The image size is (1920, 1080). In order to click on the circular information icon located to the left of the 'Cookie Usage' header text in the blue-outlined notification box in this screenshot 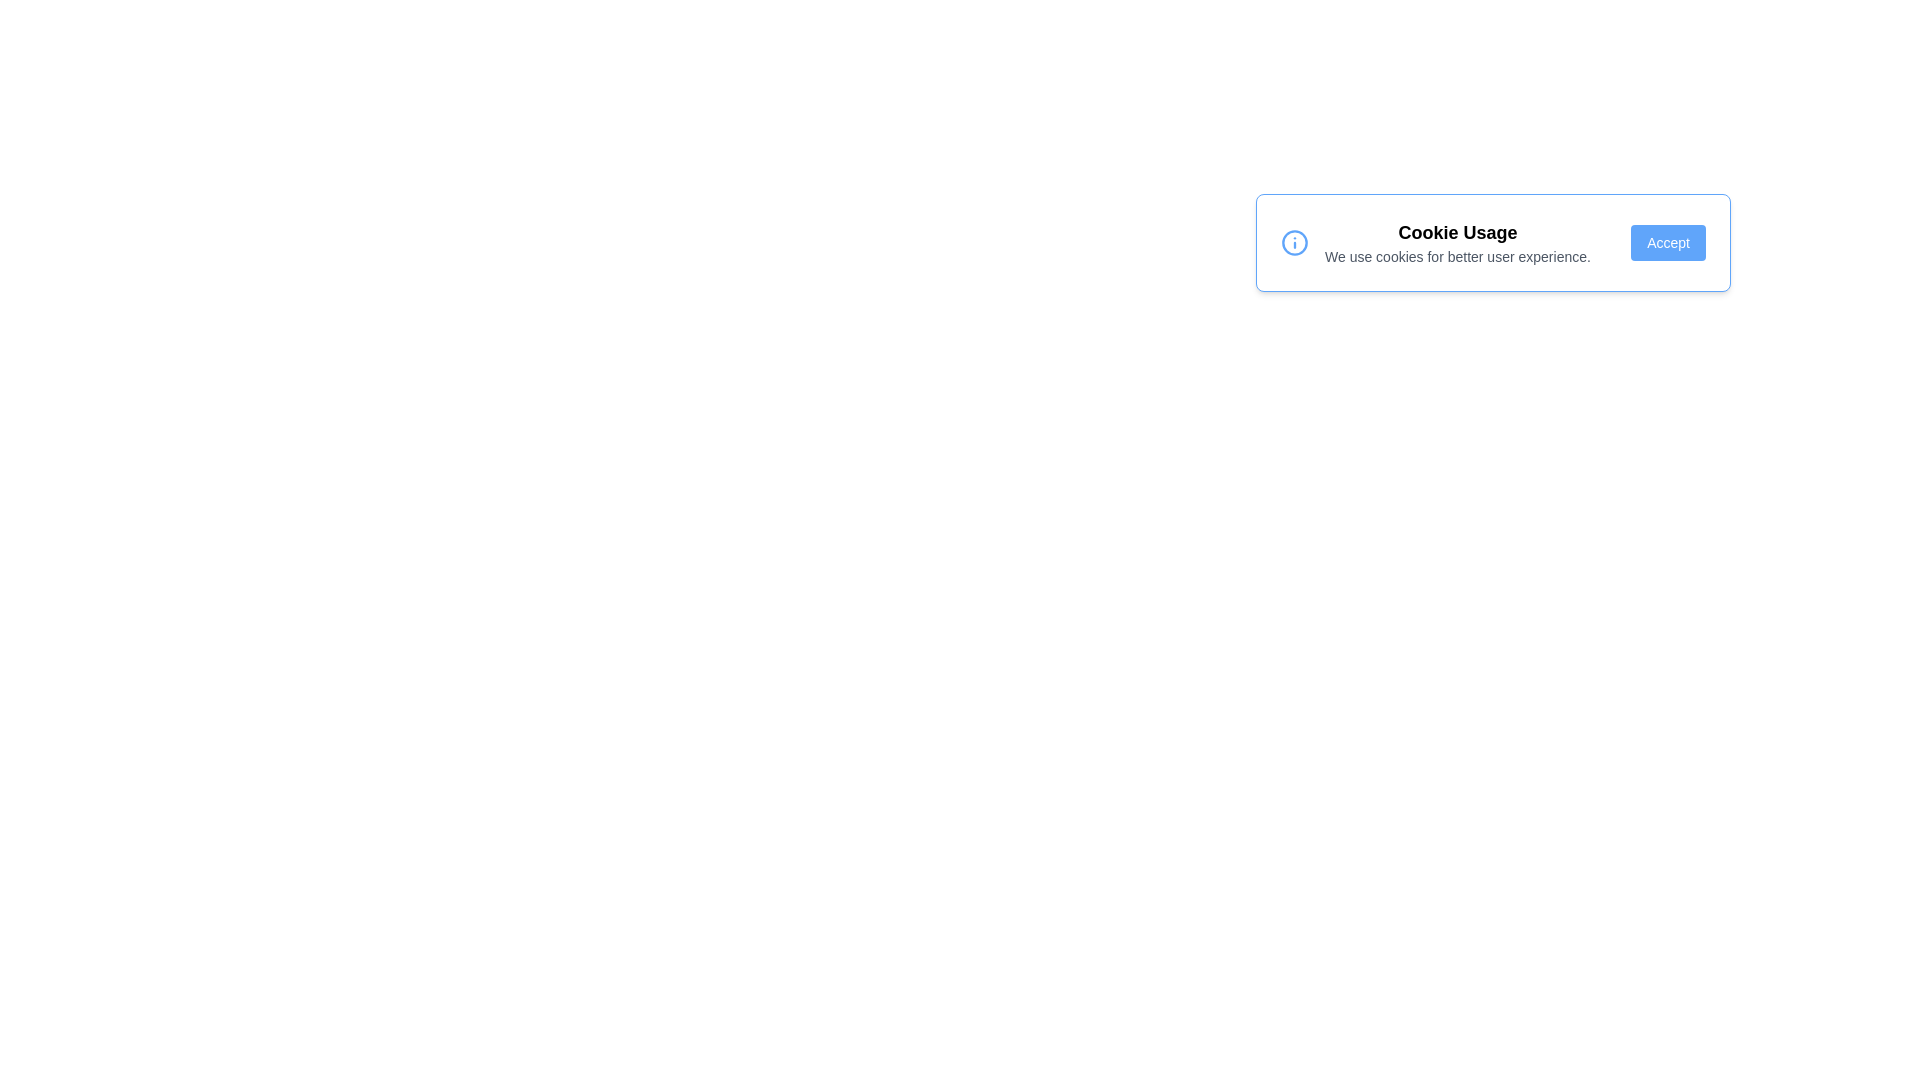, I will do `click(1295, 242)`.